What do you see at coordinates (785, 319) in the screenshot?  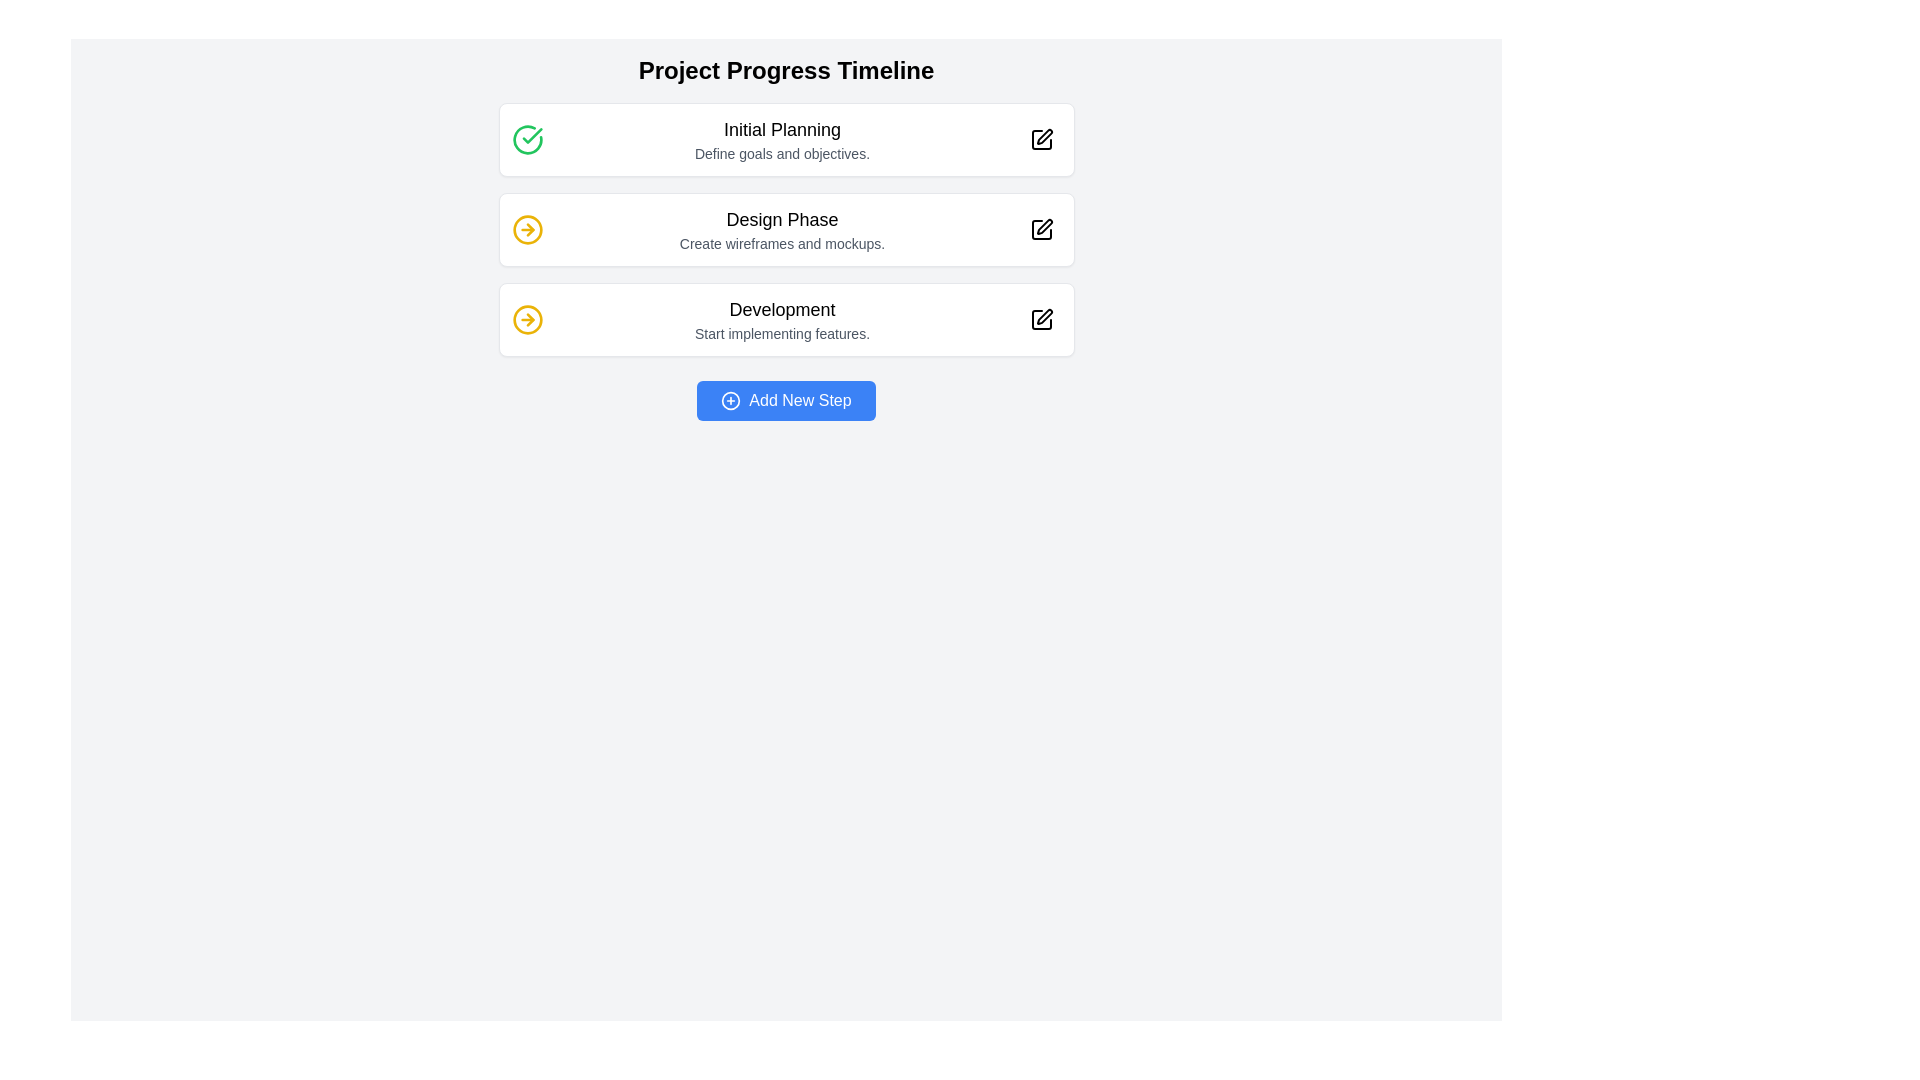 I see `the third List item card in the 'Project Progress Timeline' section, which displays 'Development' and 'Start implementing features.'` at bounding box center [785, 319].